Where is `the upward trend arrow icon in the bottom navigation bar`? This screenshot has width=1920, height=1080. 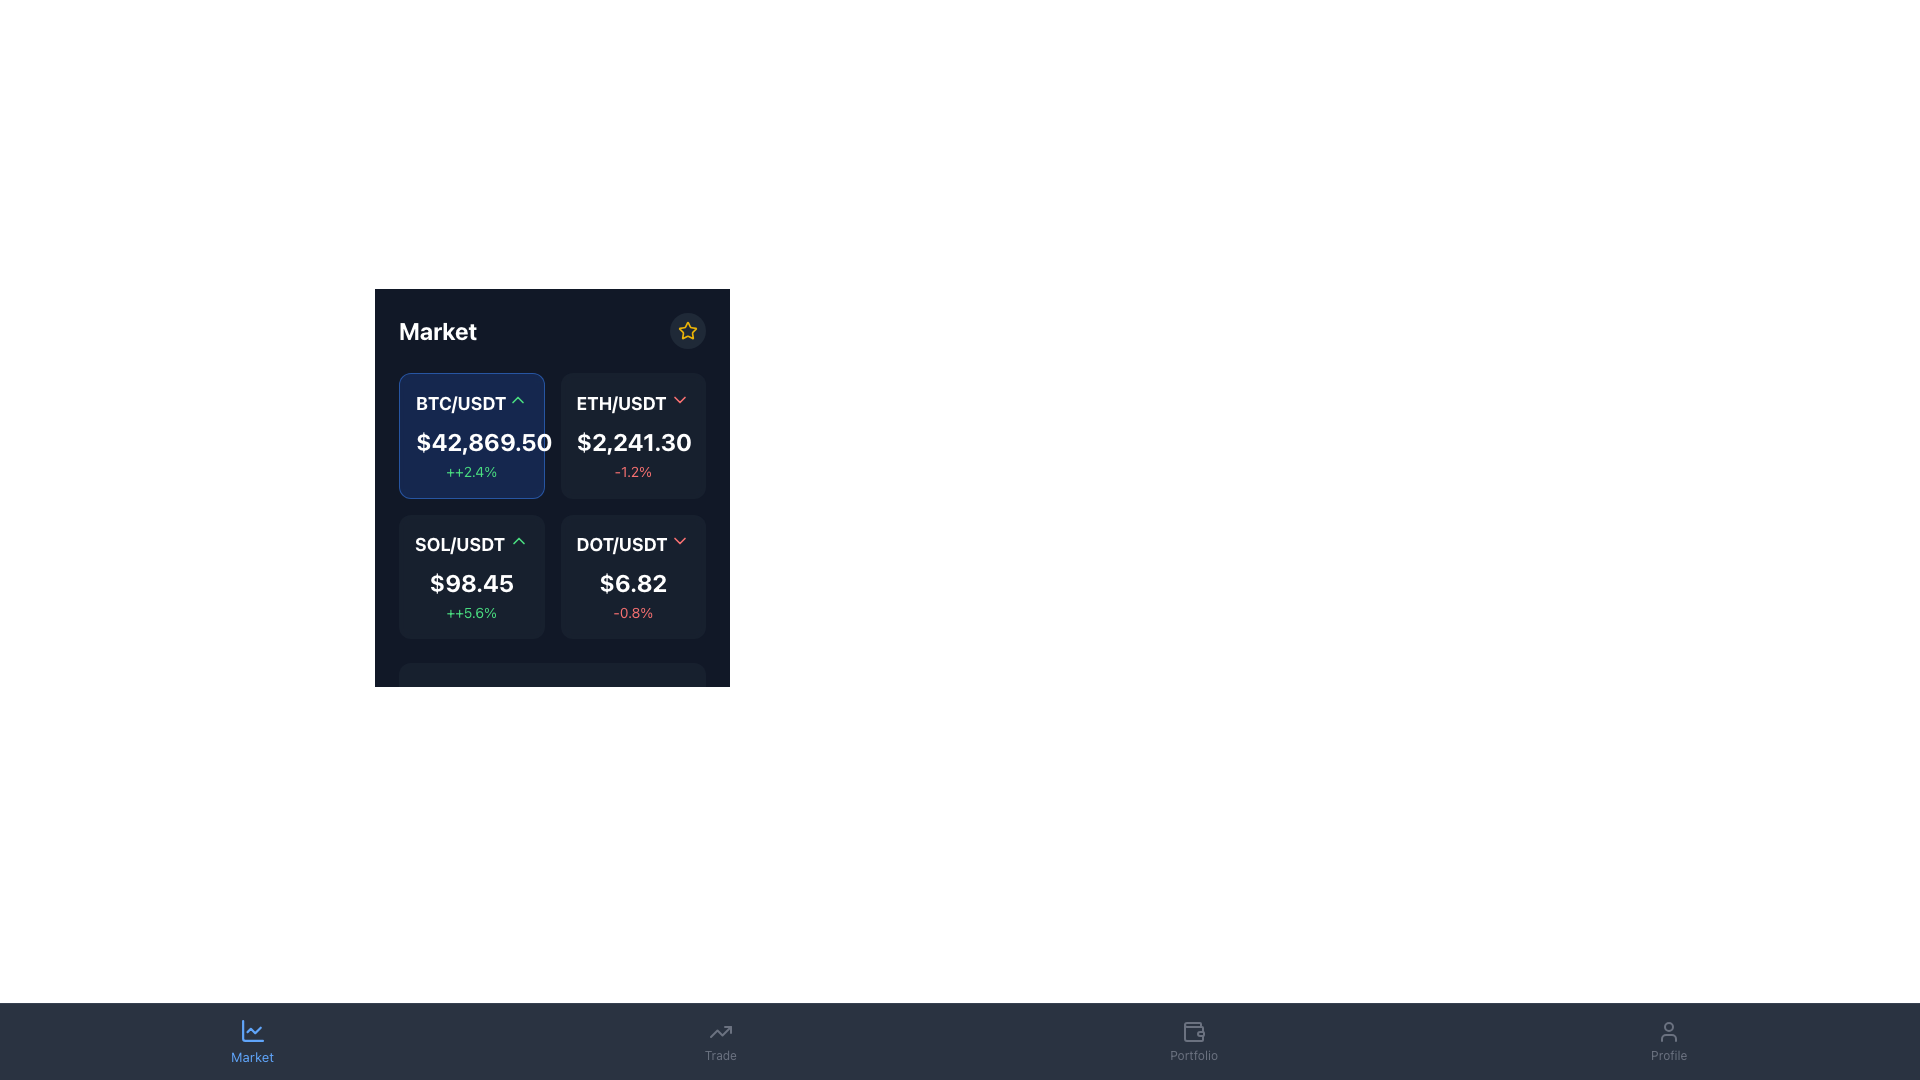 the upward trend arrow icon in the bottom navigation bar is located at coordinates (720, 1032).